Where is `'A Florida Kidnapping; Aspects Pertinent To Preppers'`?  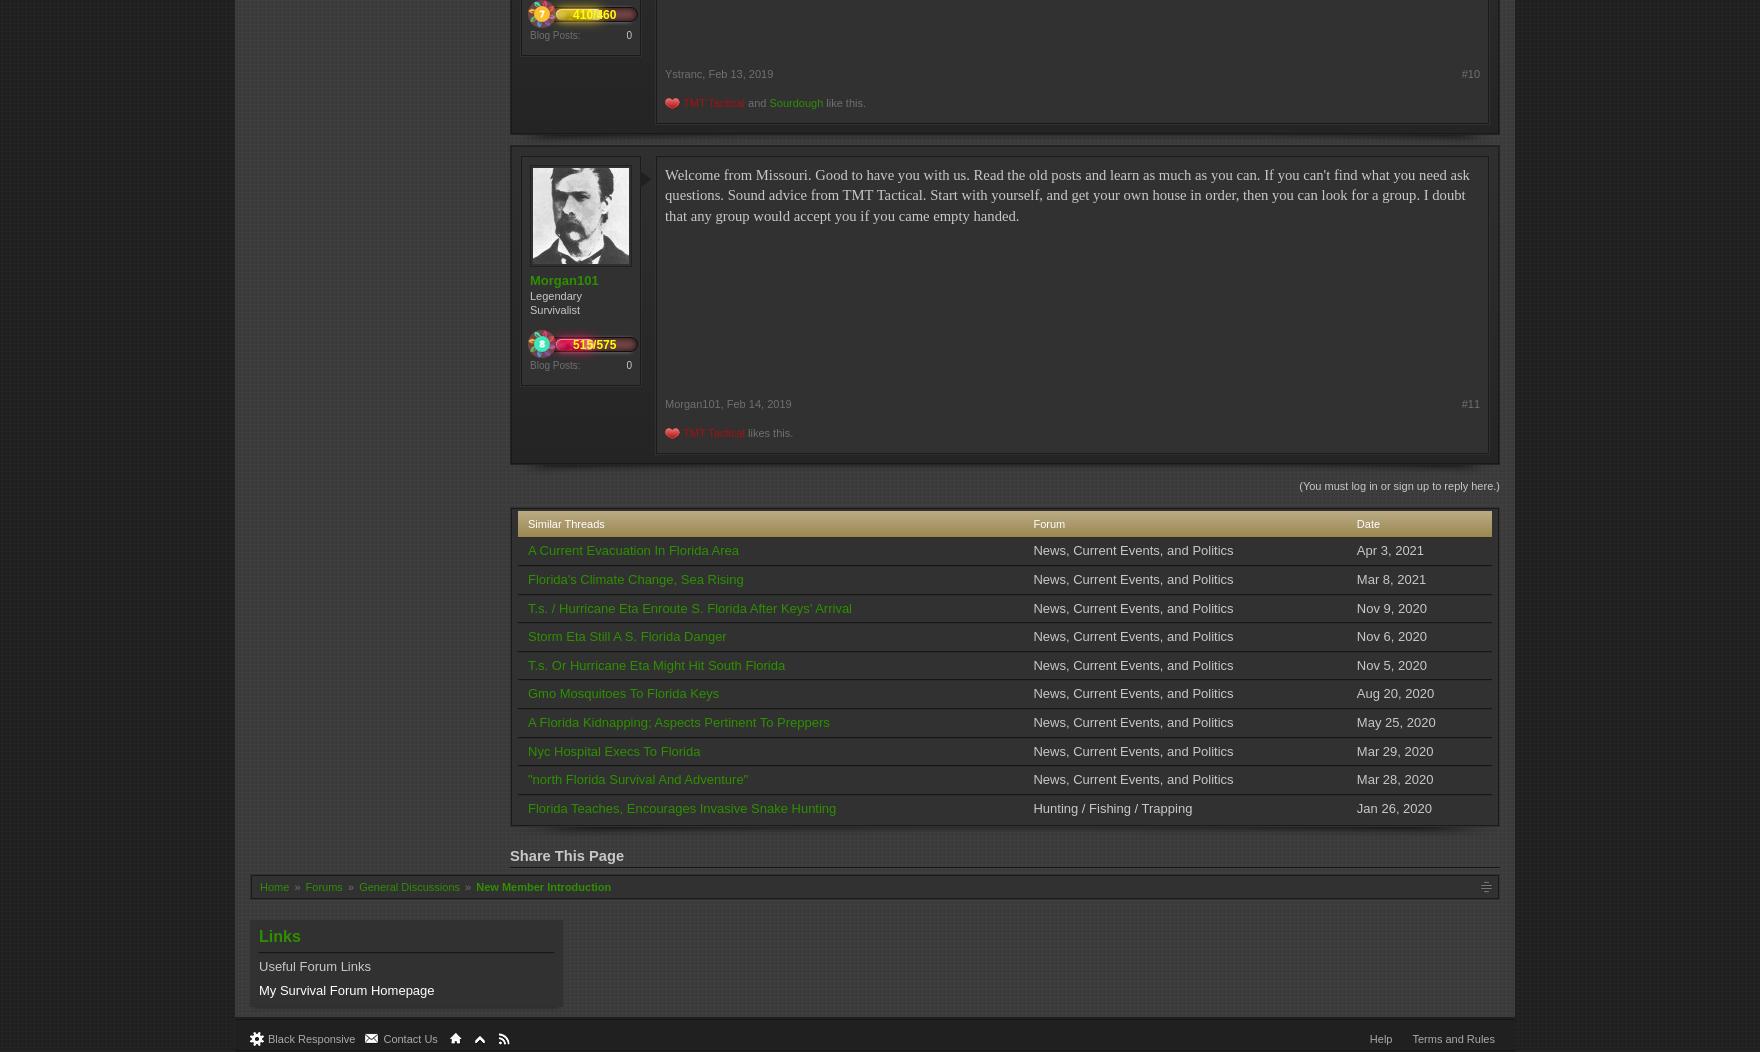
'A Florida Kidnapping; Aspects Pertinent To Preppers' is located at coordinates (677, 722).